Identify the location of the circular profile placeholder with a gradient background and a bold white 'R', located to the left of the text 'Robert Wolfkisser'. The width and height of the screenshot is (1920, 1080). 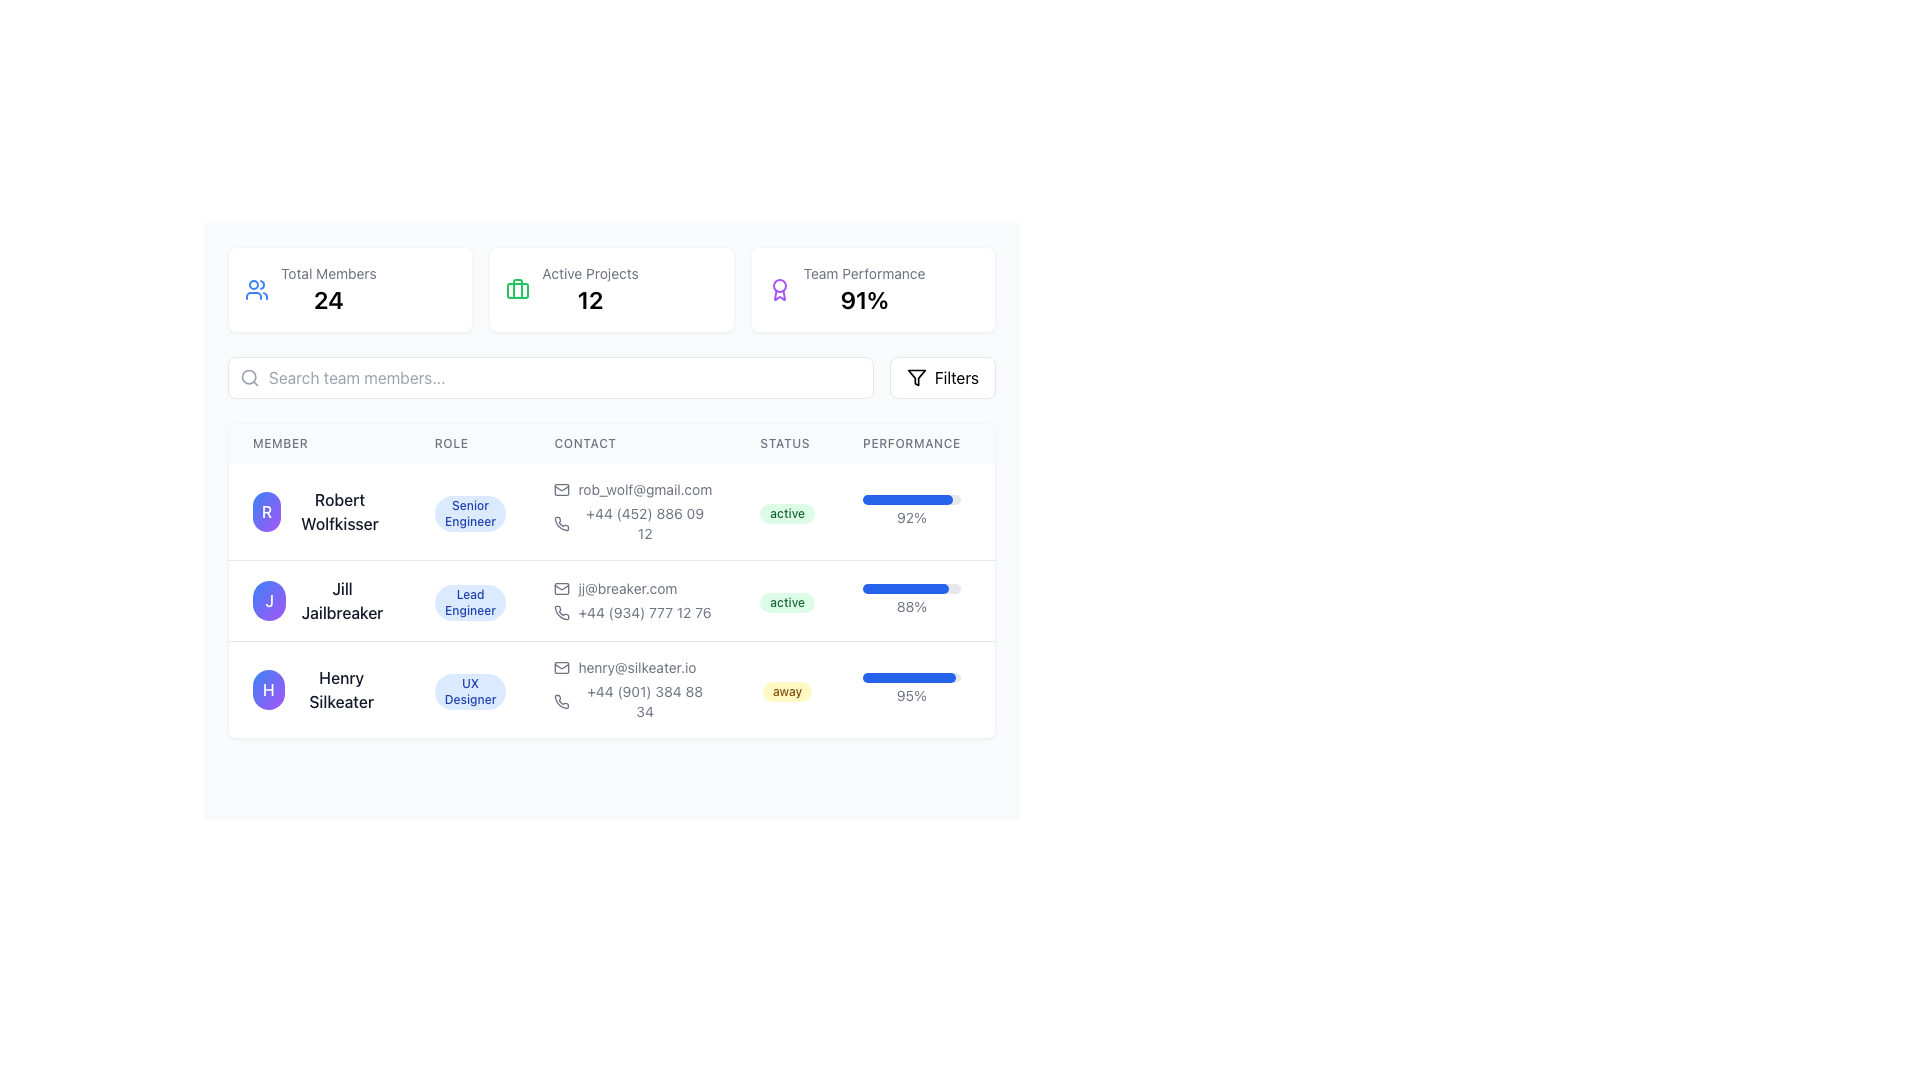
(266, 511).